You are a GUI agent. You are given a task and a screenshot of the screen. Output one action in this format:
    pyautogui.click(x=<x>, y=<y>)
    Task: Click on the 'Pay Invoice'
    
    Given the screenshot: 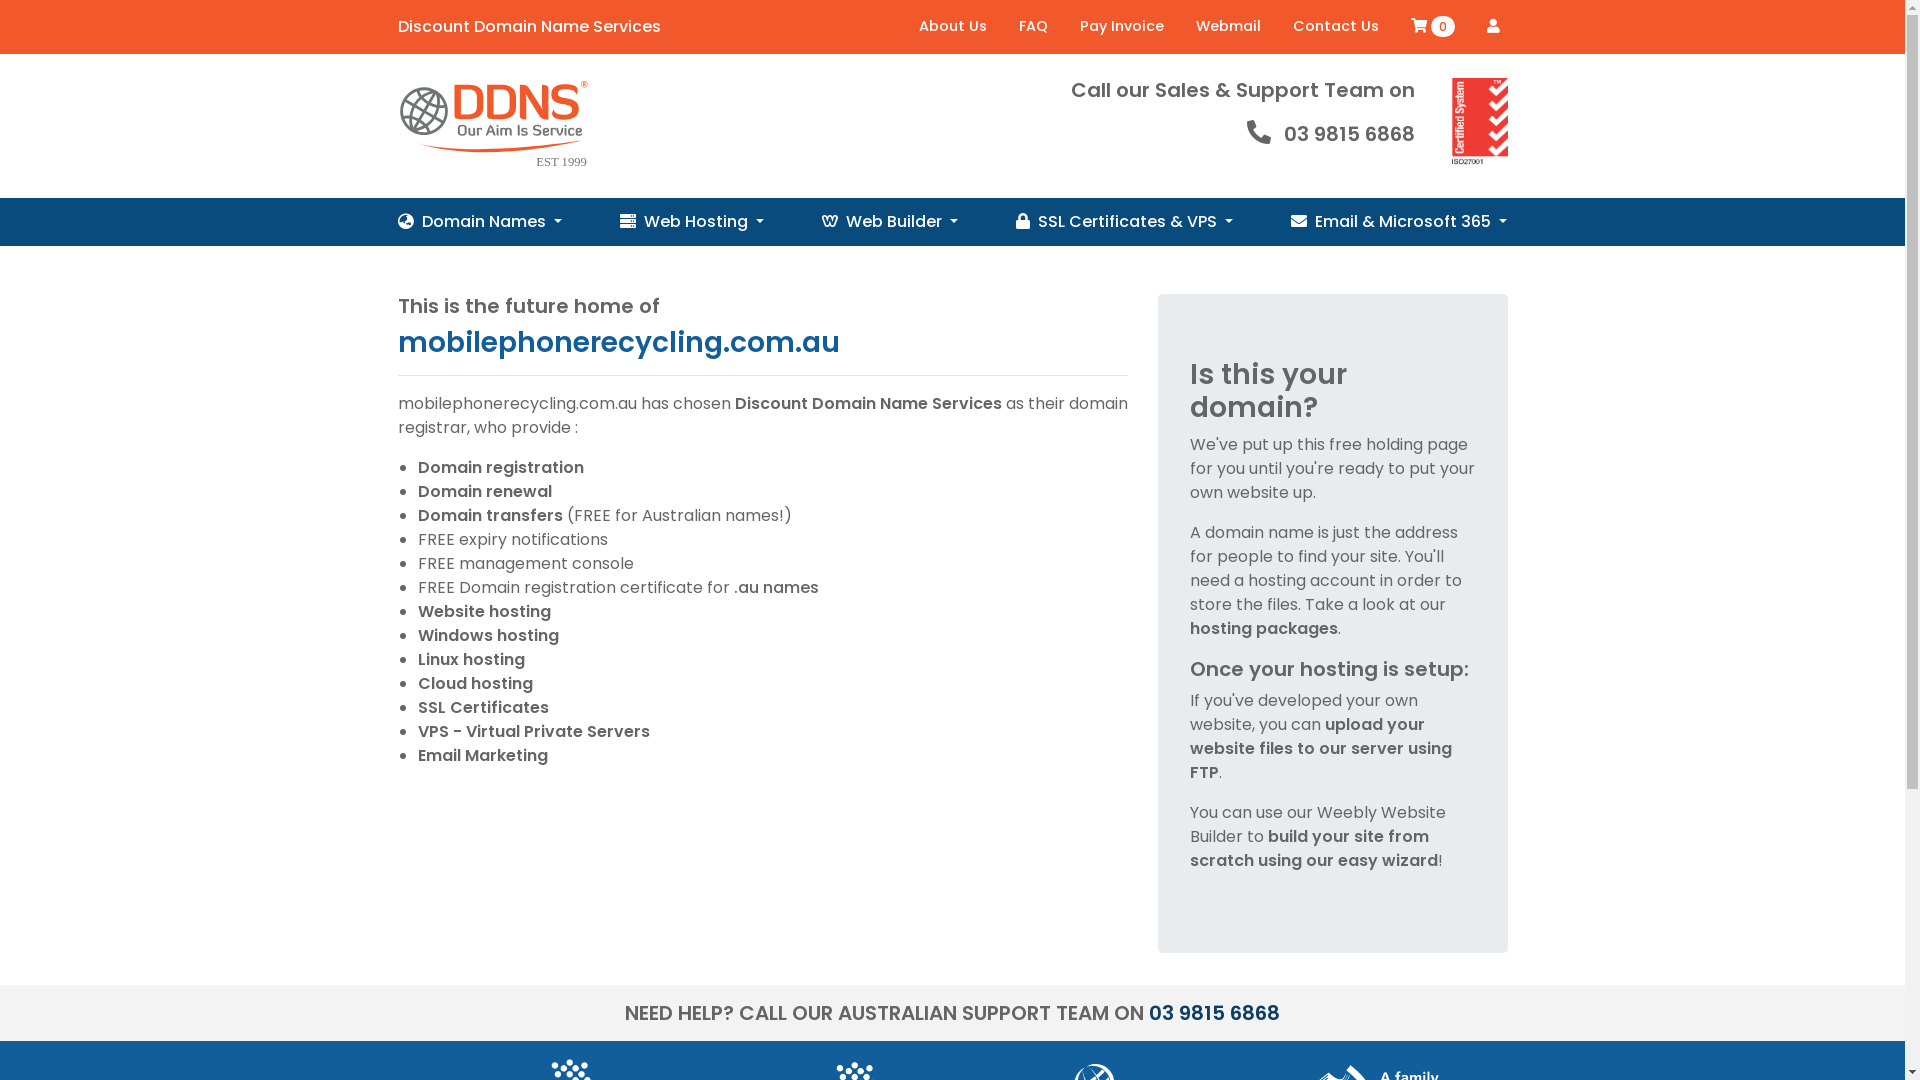 What is the action you would take?
    pyautogui.click(x=1122, y=27)
    